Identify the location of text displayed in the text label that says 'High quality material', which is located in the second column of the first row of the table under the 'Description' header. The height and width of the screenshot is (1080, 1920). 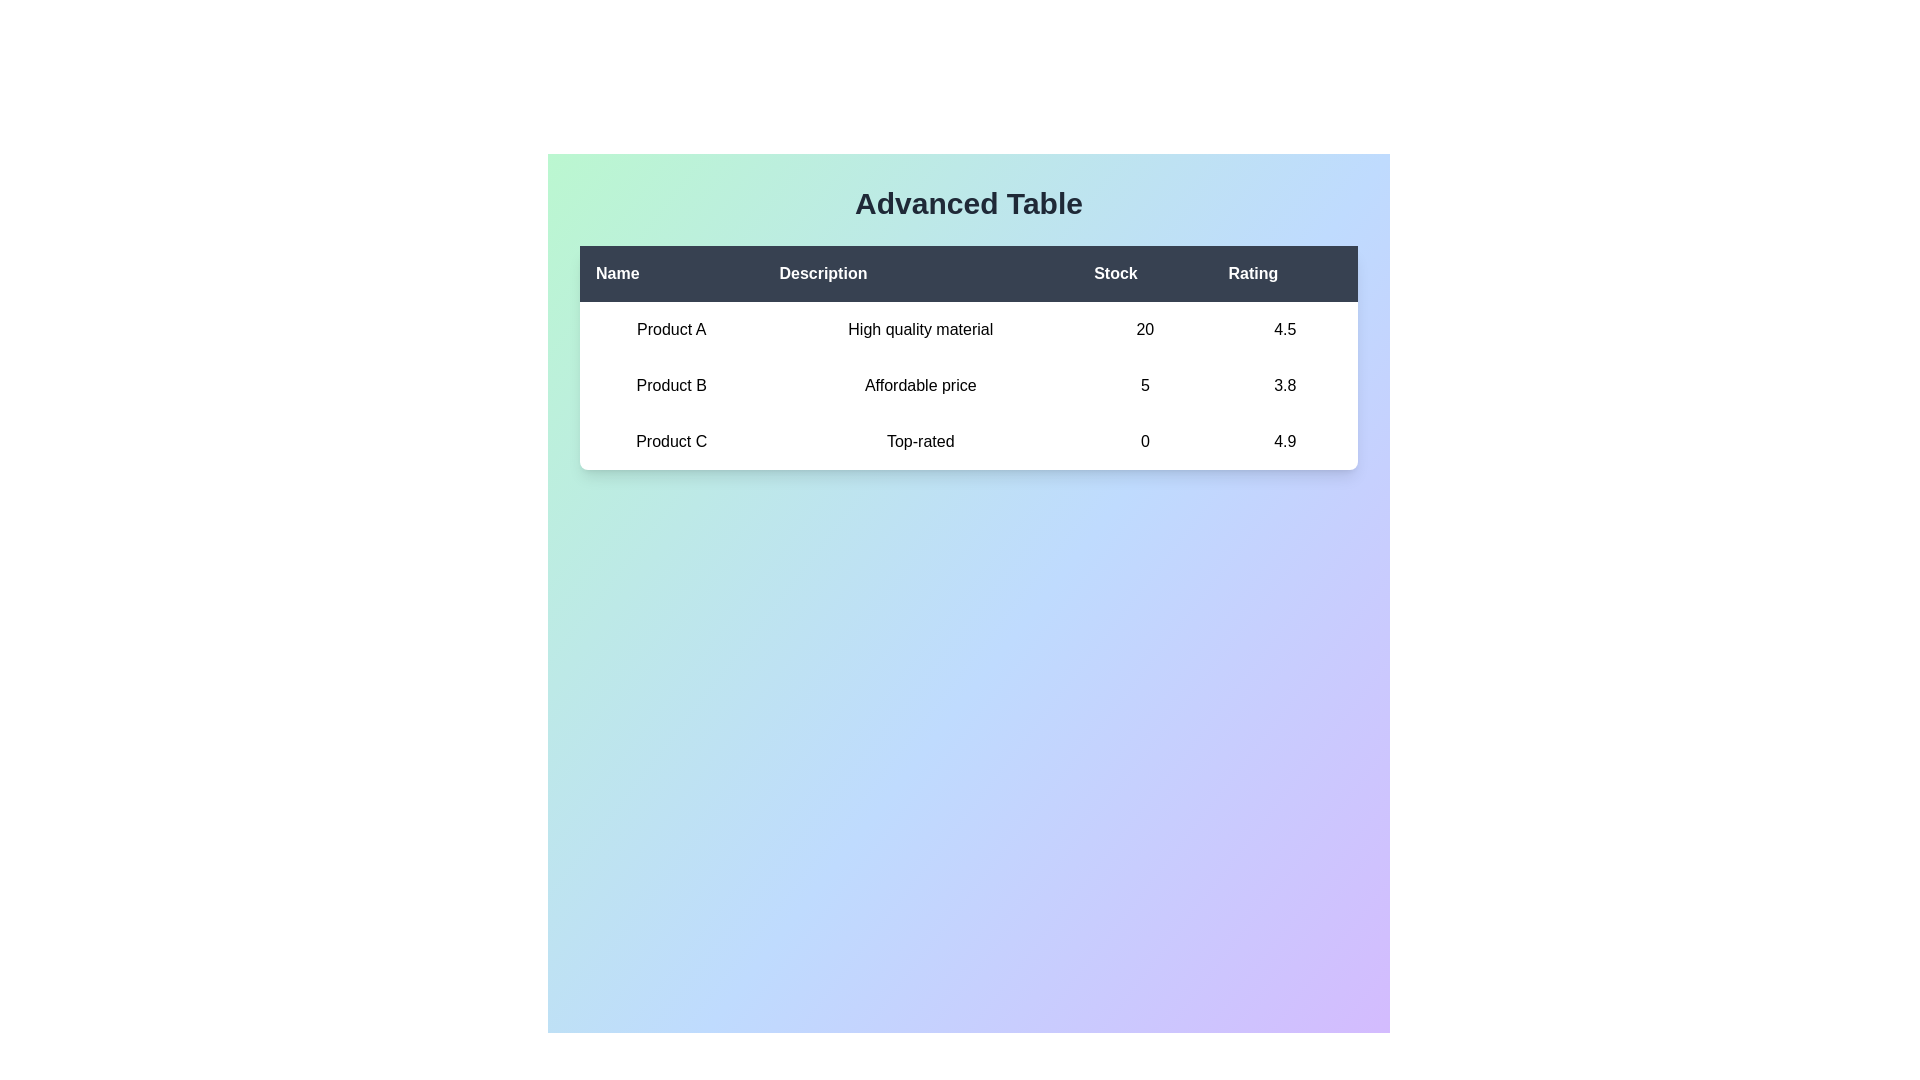
(919, 329).